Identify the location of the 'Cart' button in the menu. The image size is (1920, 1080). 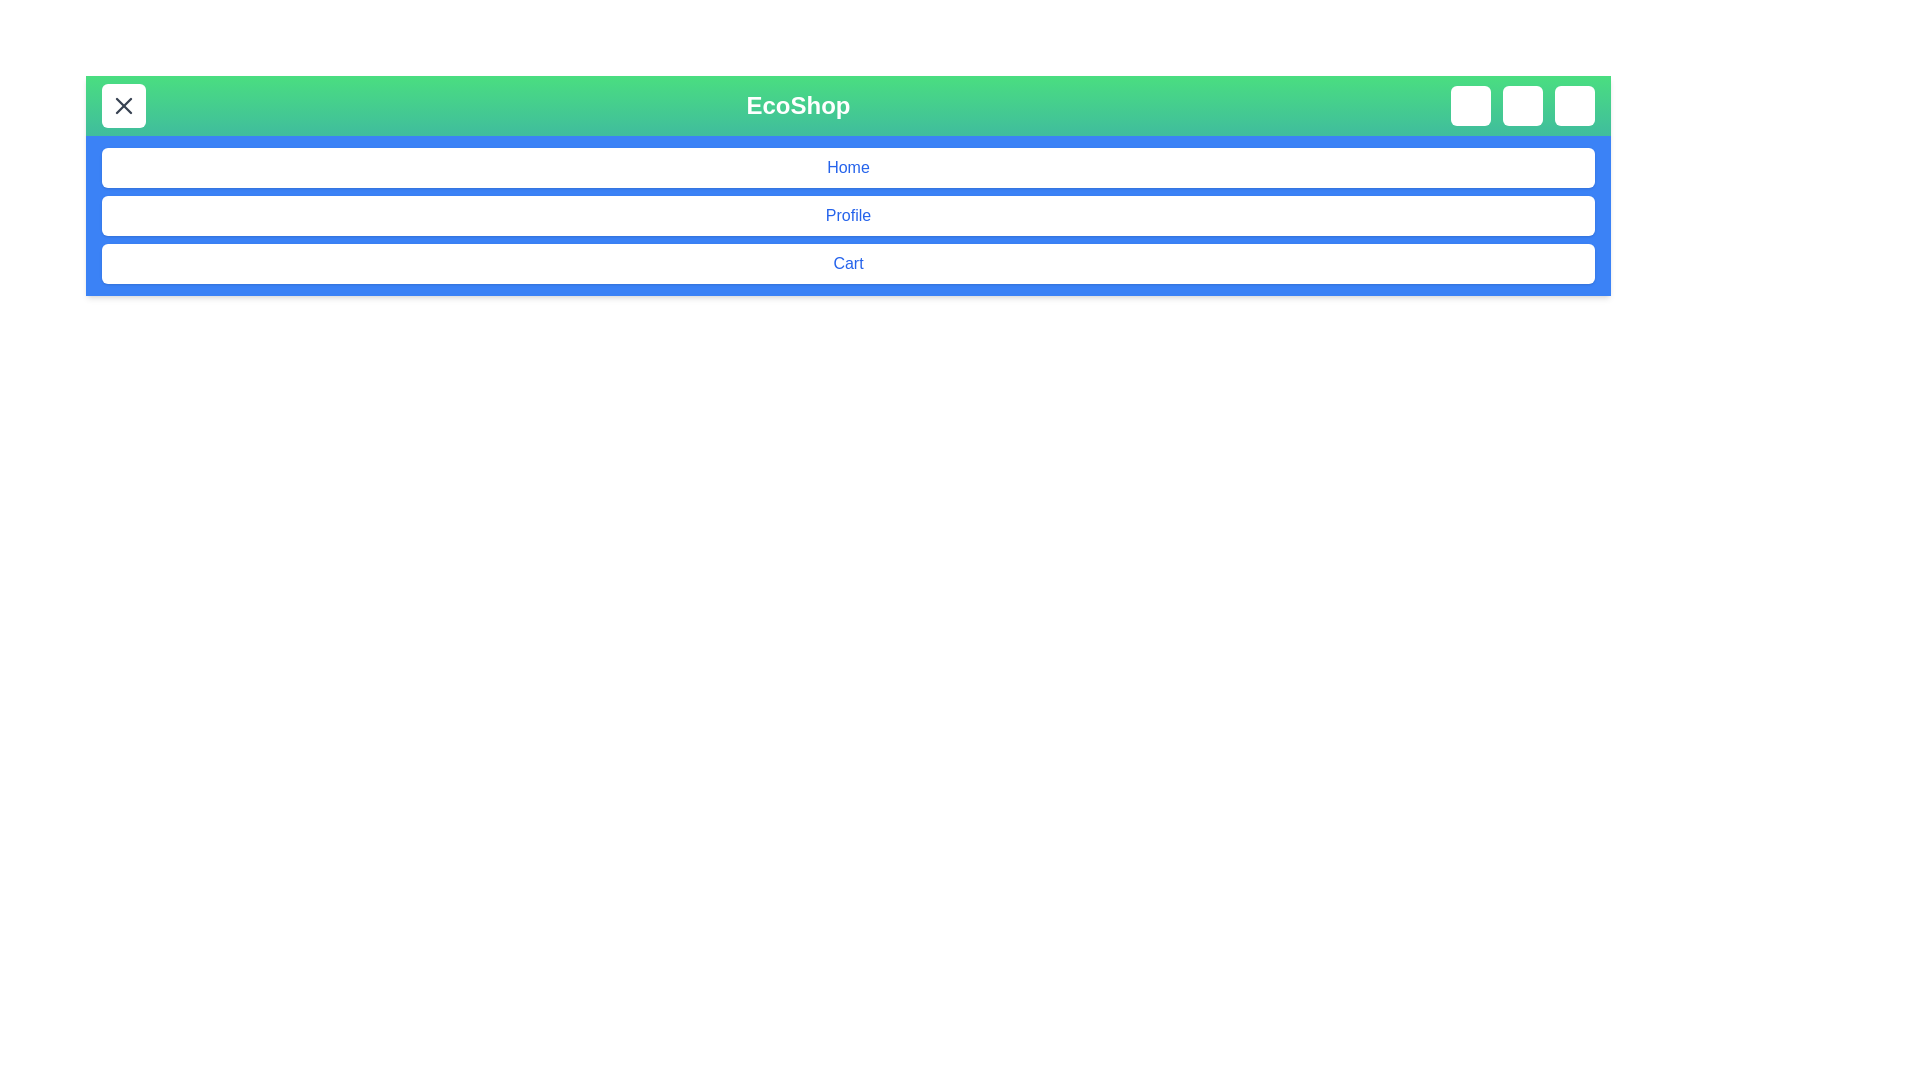
(848, 262).